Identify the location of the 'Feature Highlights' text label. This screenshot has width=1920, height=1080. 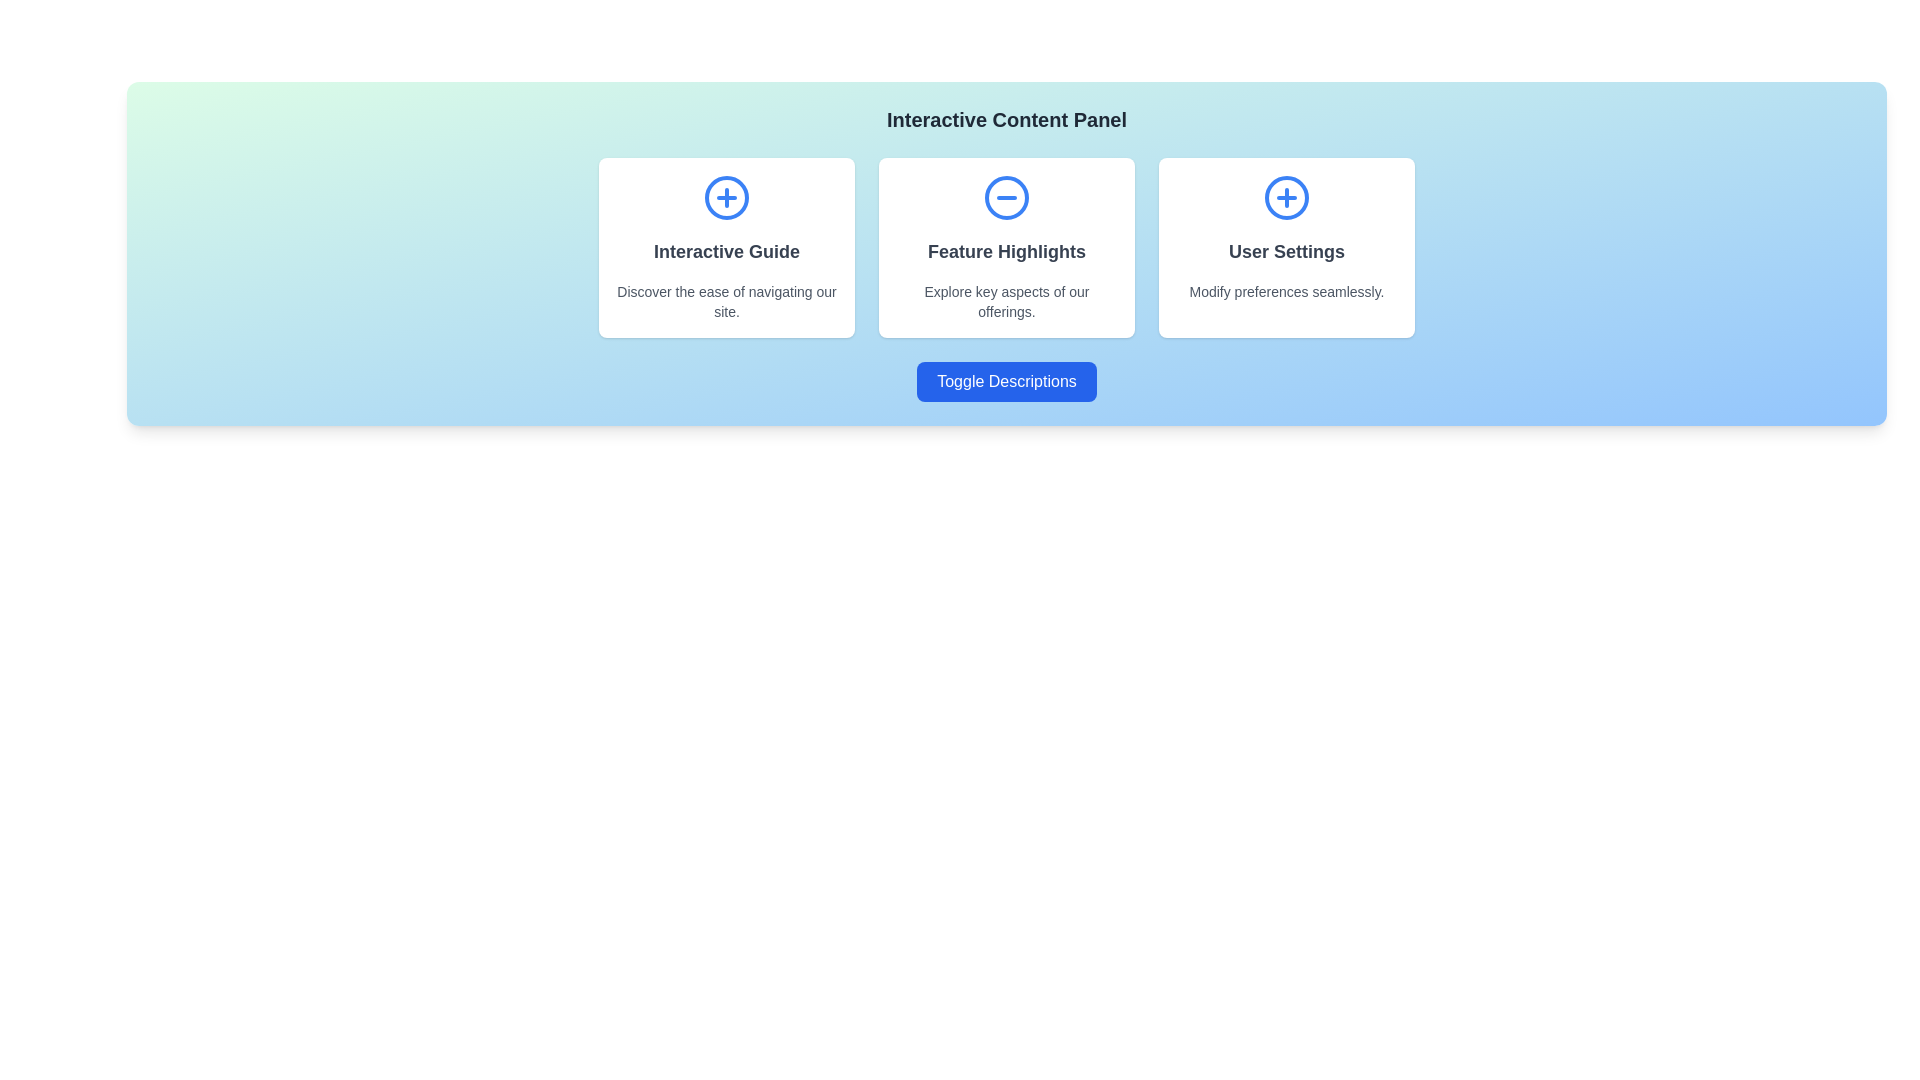
(1007, 250).